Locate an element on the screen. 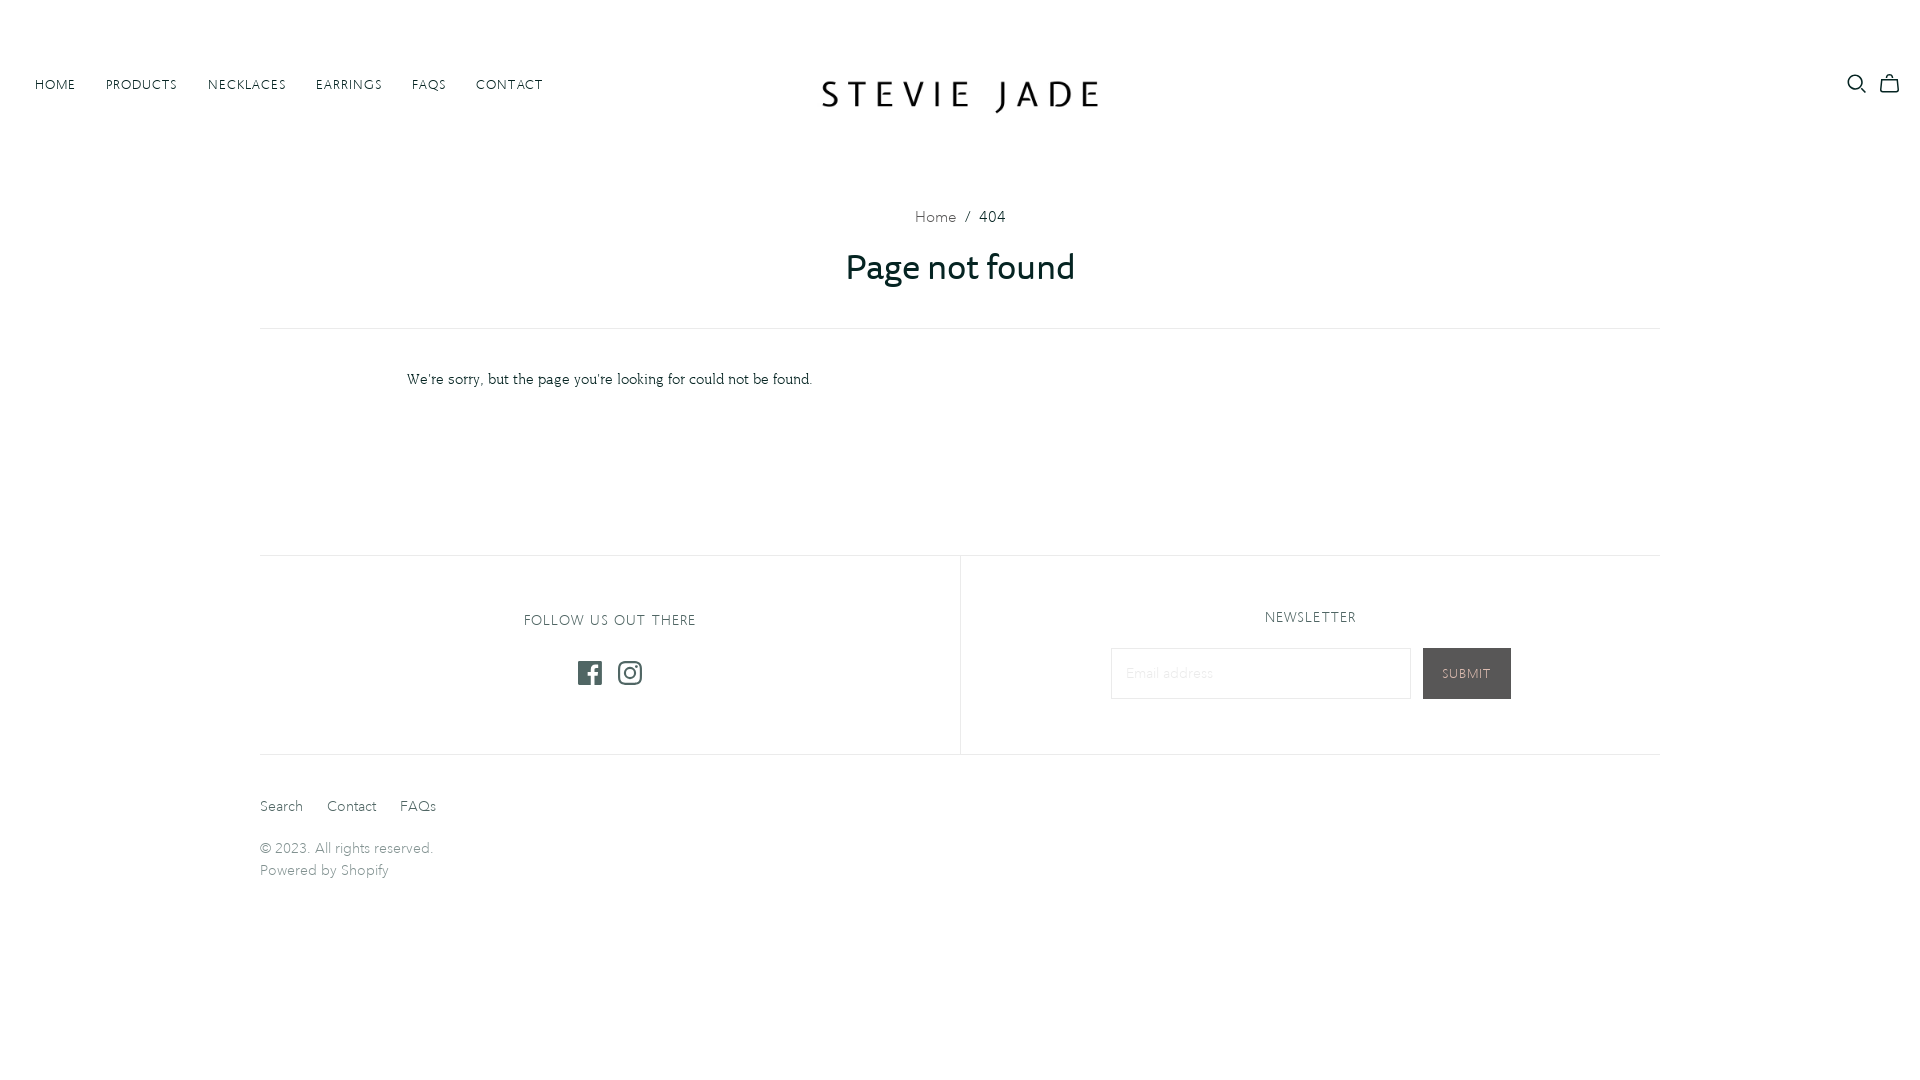  'Contact' is located at coordinates (326, 805).